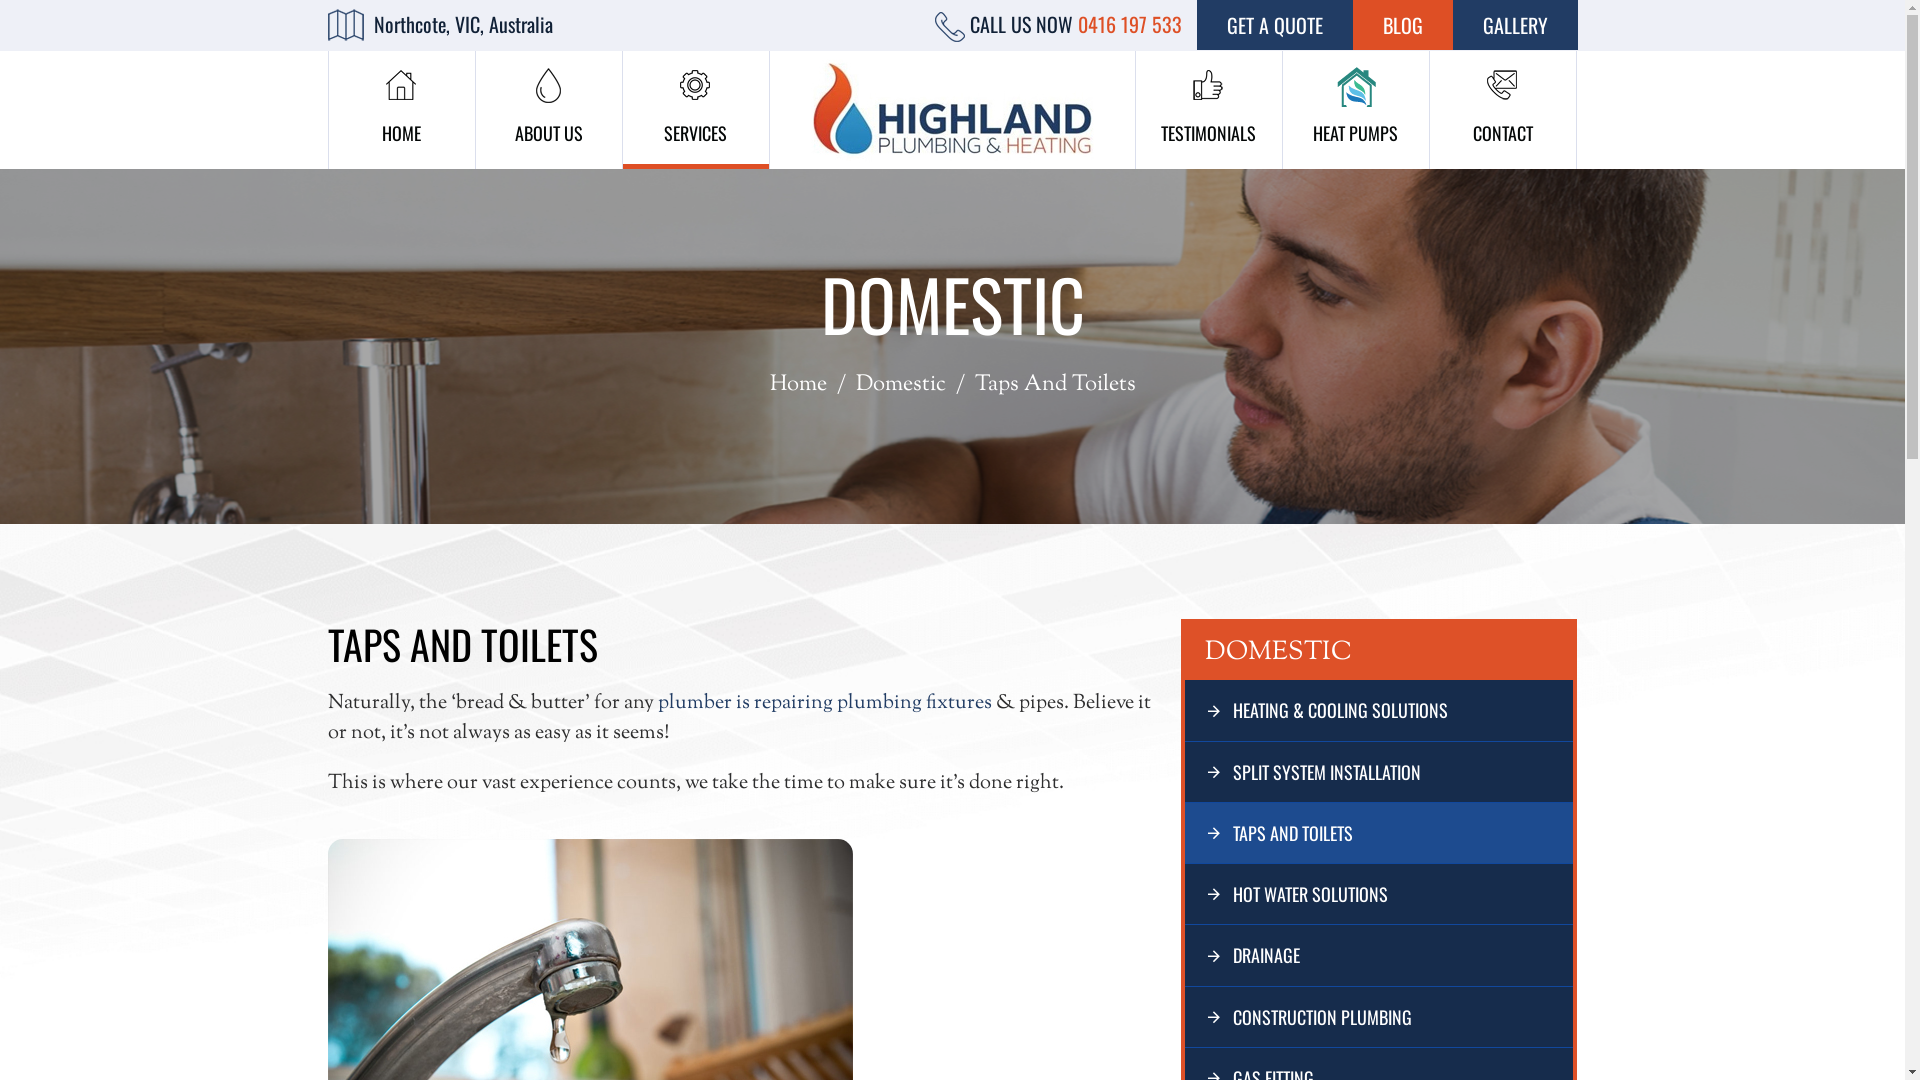  I want to click on 'BLOG', so click(1400, 24).